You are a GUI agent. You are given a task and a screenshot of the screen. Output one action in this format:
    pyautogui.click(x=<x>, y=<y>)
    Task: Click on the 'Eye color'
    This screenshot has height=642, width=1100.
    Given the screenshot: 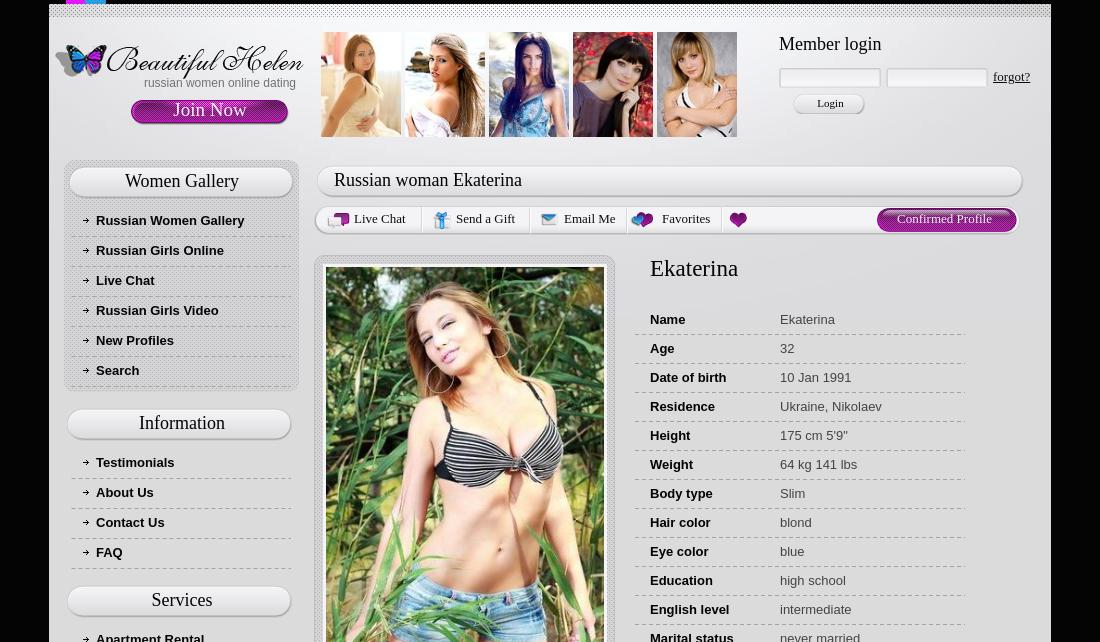 What is the action you would take?
    pyautogui.click(x=679, y=550)
    